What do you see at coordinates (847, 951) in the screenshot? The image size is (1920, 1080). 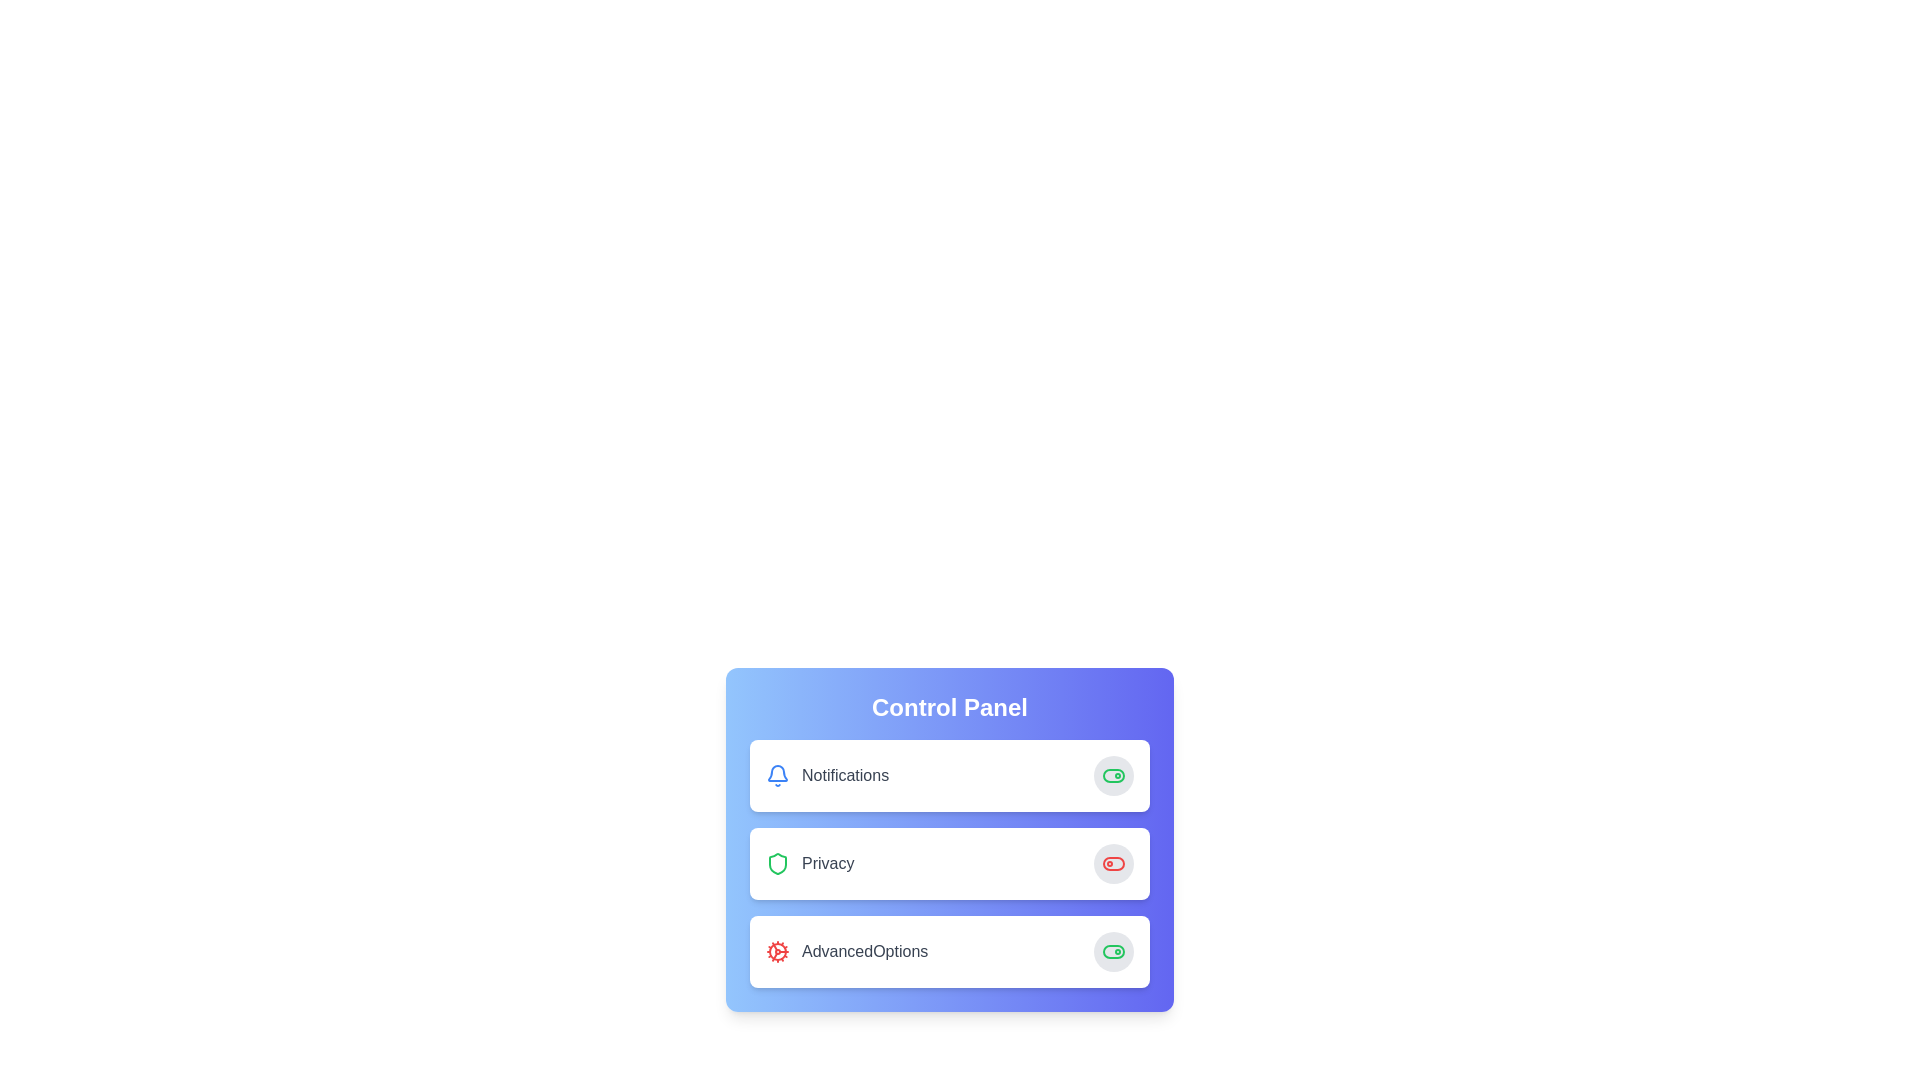 I see `the Label with Icon element that features a red cog icon followed` at bounding box center [847, 951].